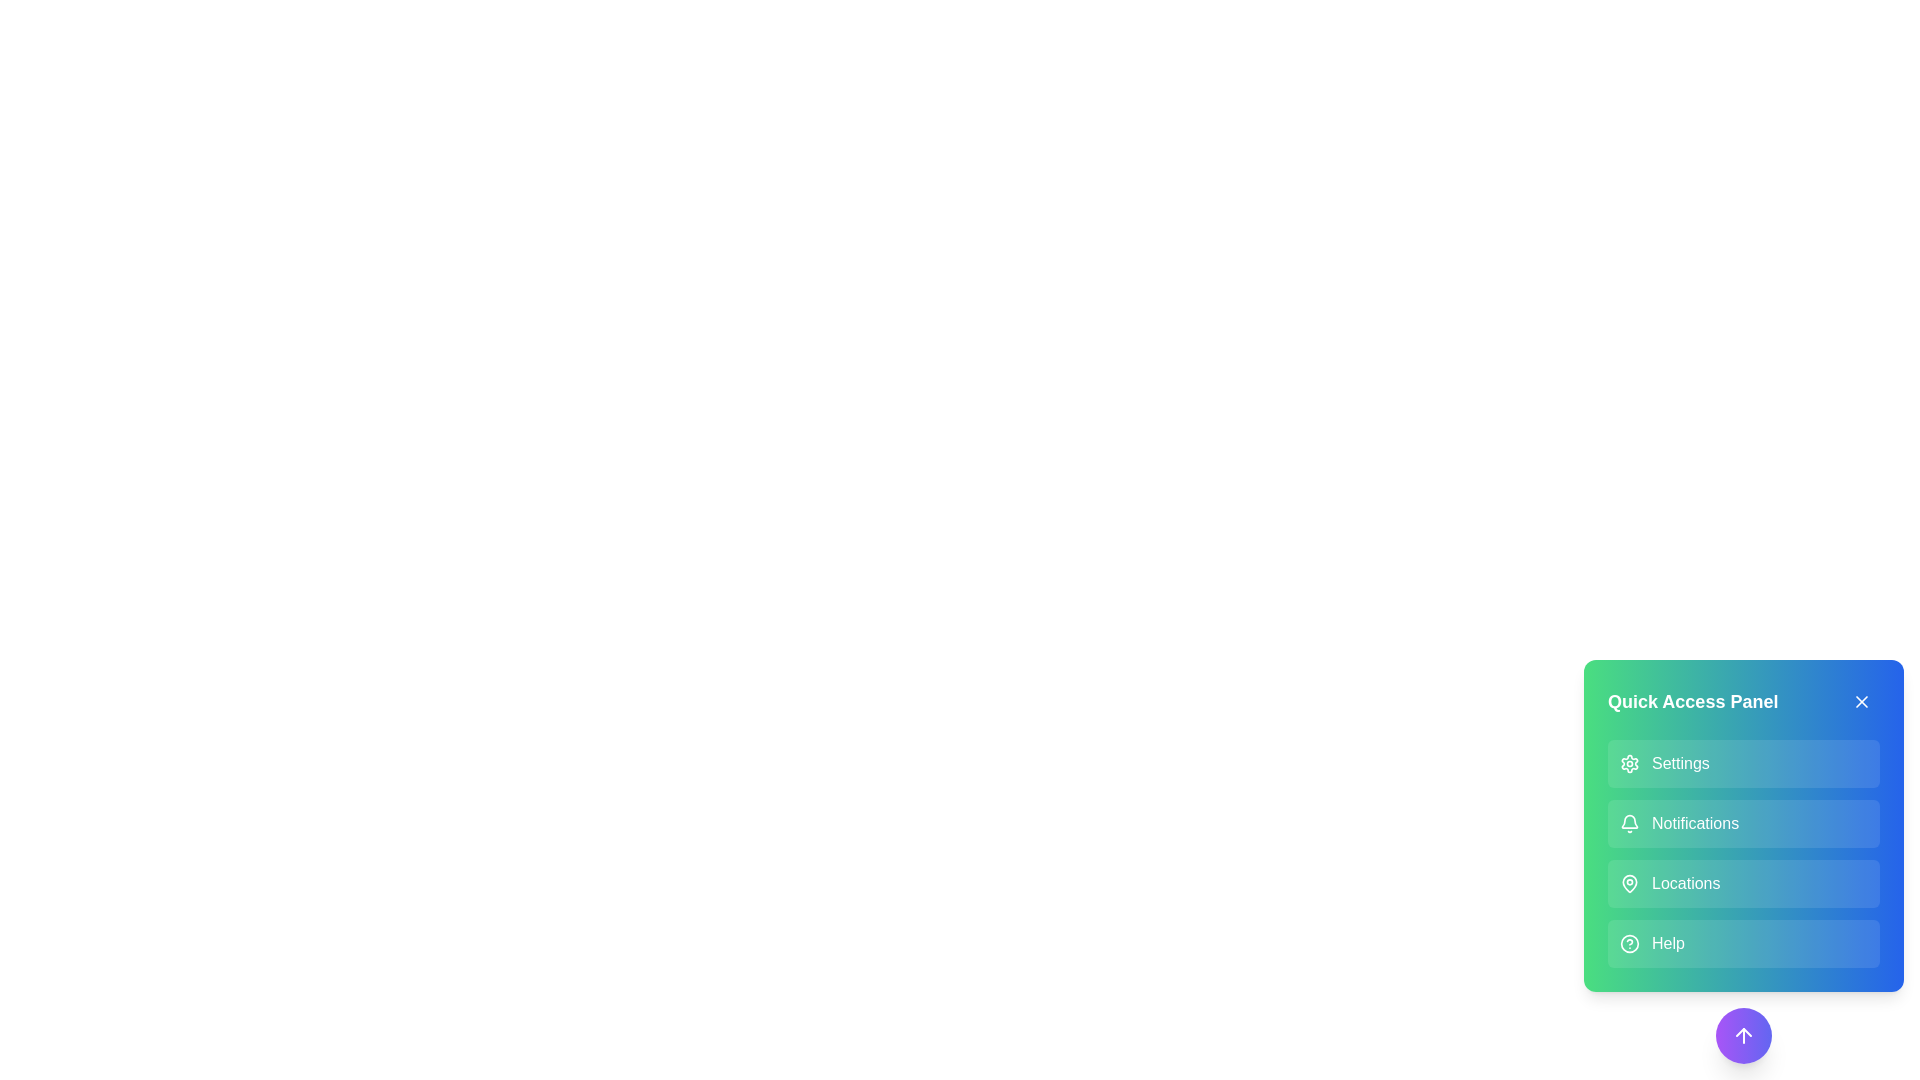 This screenshot has width=1920, height=1080. I want to click on the close button located at the top-right corner of the 'Quick Access Panel', so click(1861, 701).